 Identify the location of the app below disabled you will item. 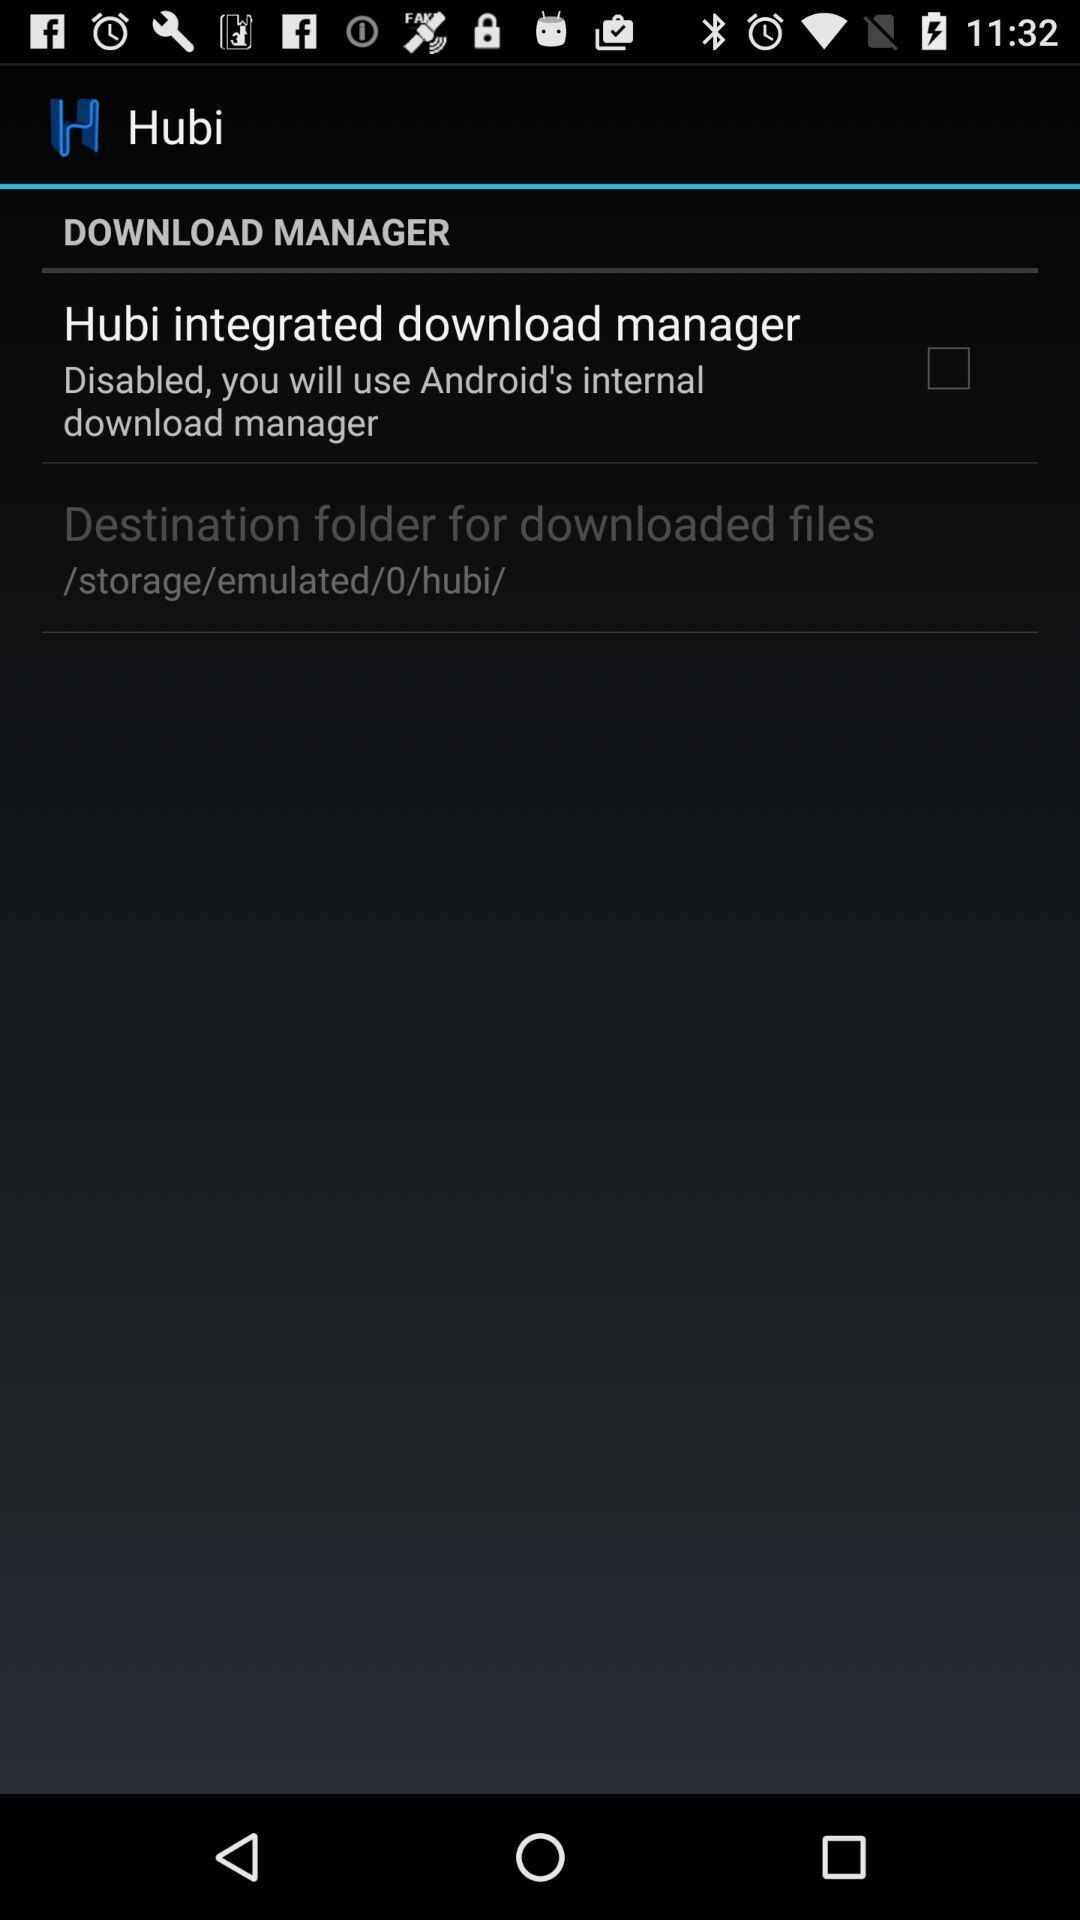
(469, 522).